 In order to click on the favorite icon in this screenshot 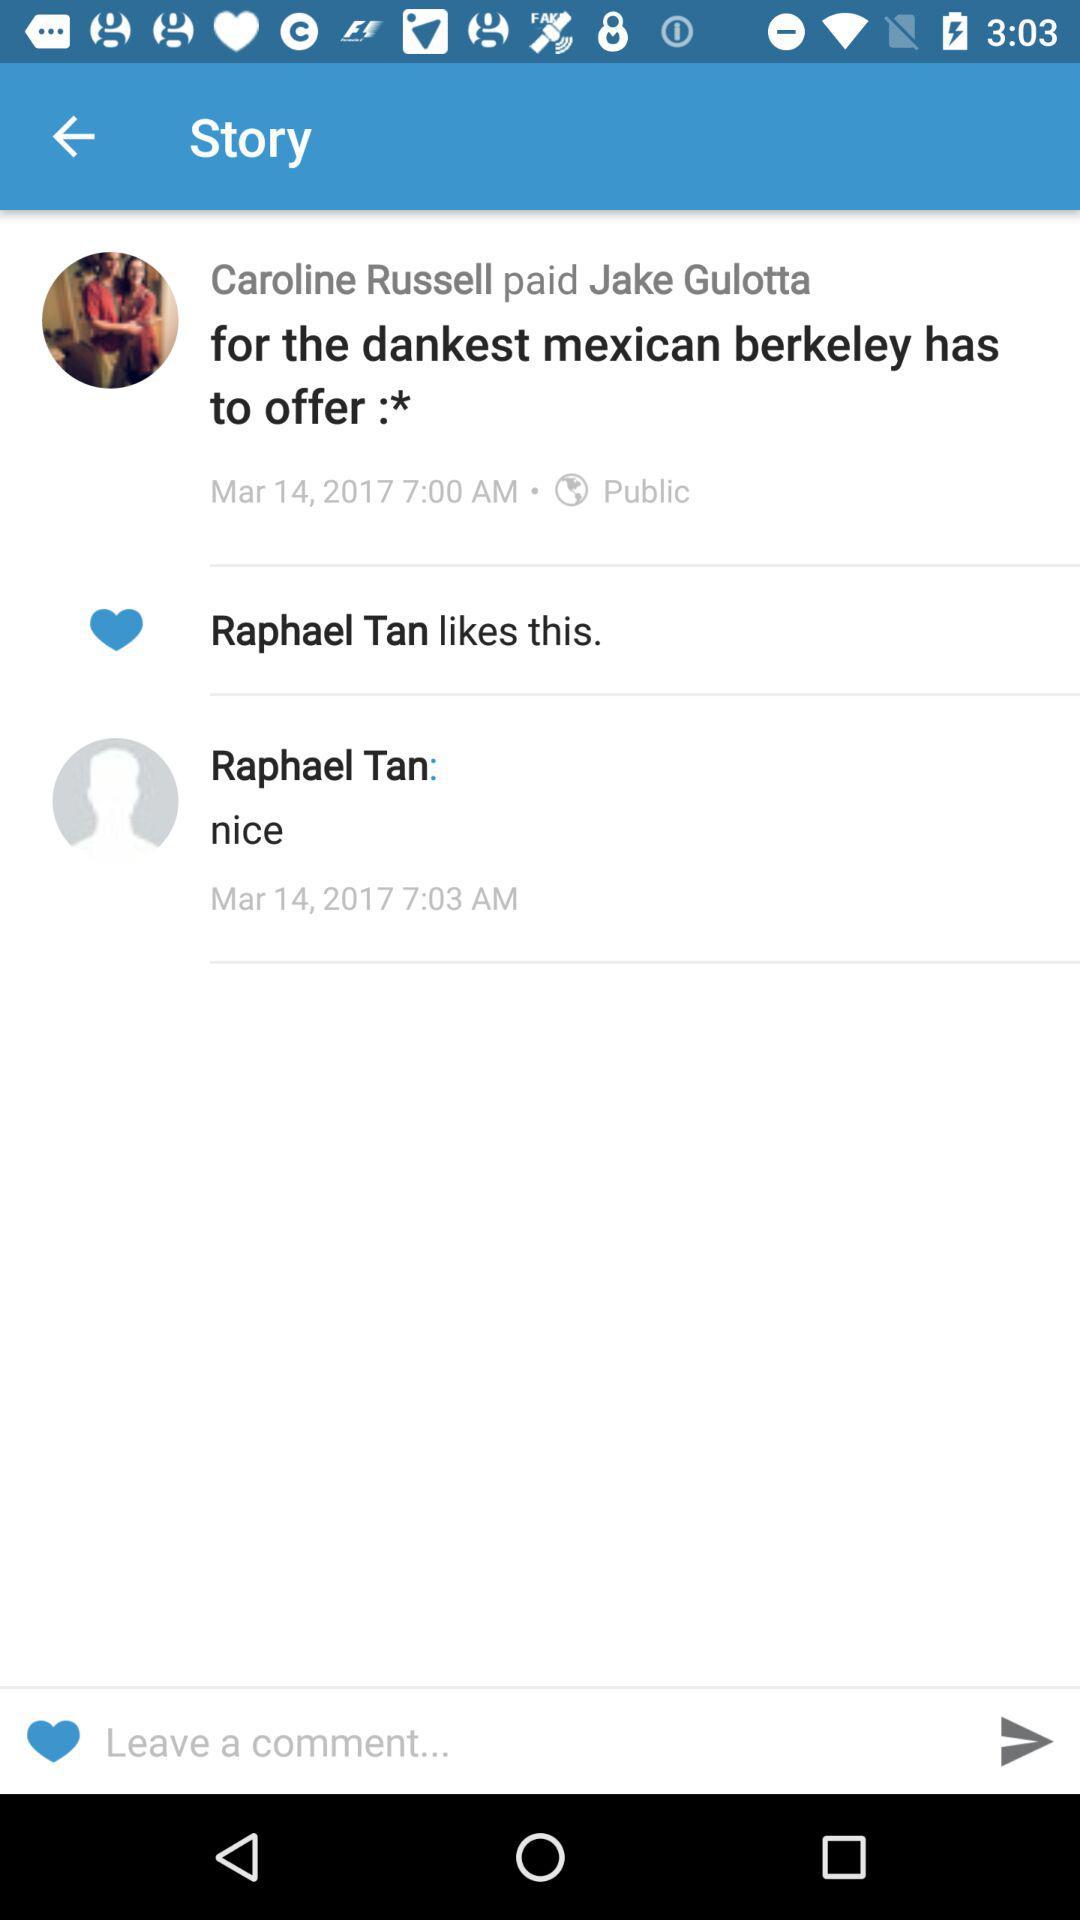, I will do `click(51, 1740)`.